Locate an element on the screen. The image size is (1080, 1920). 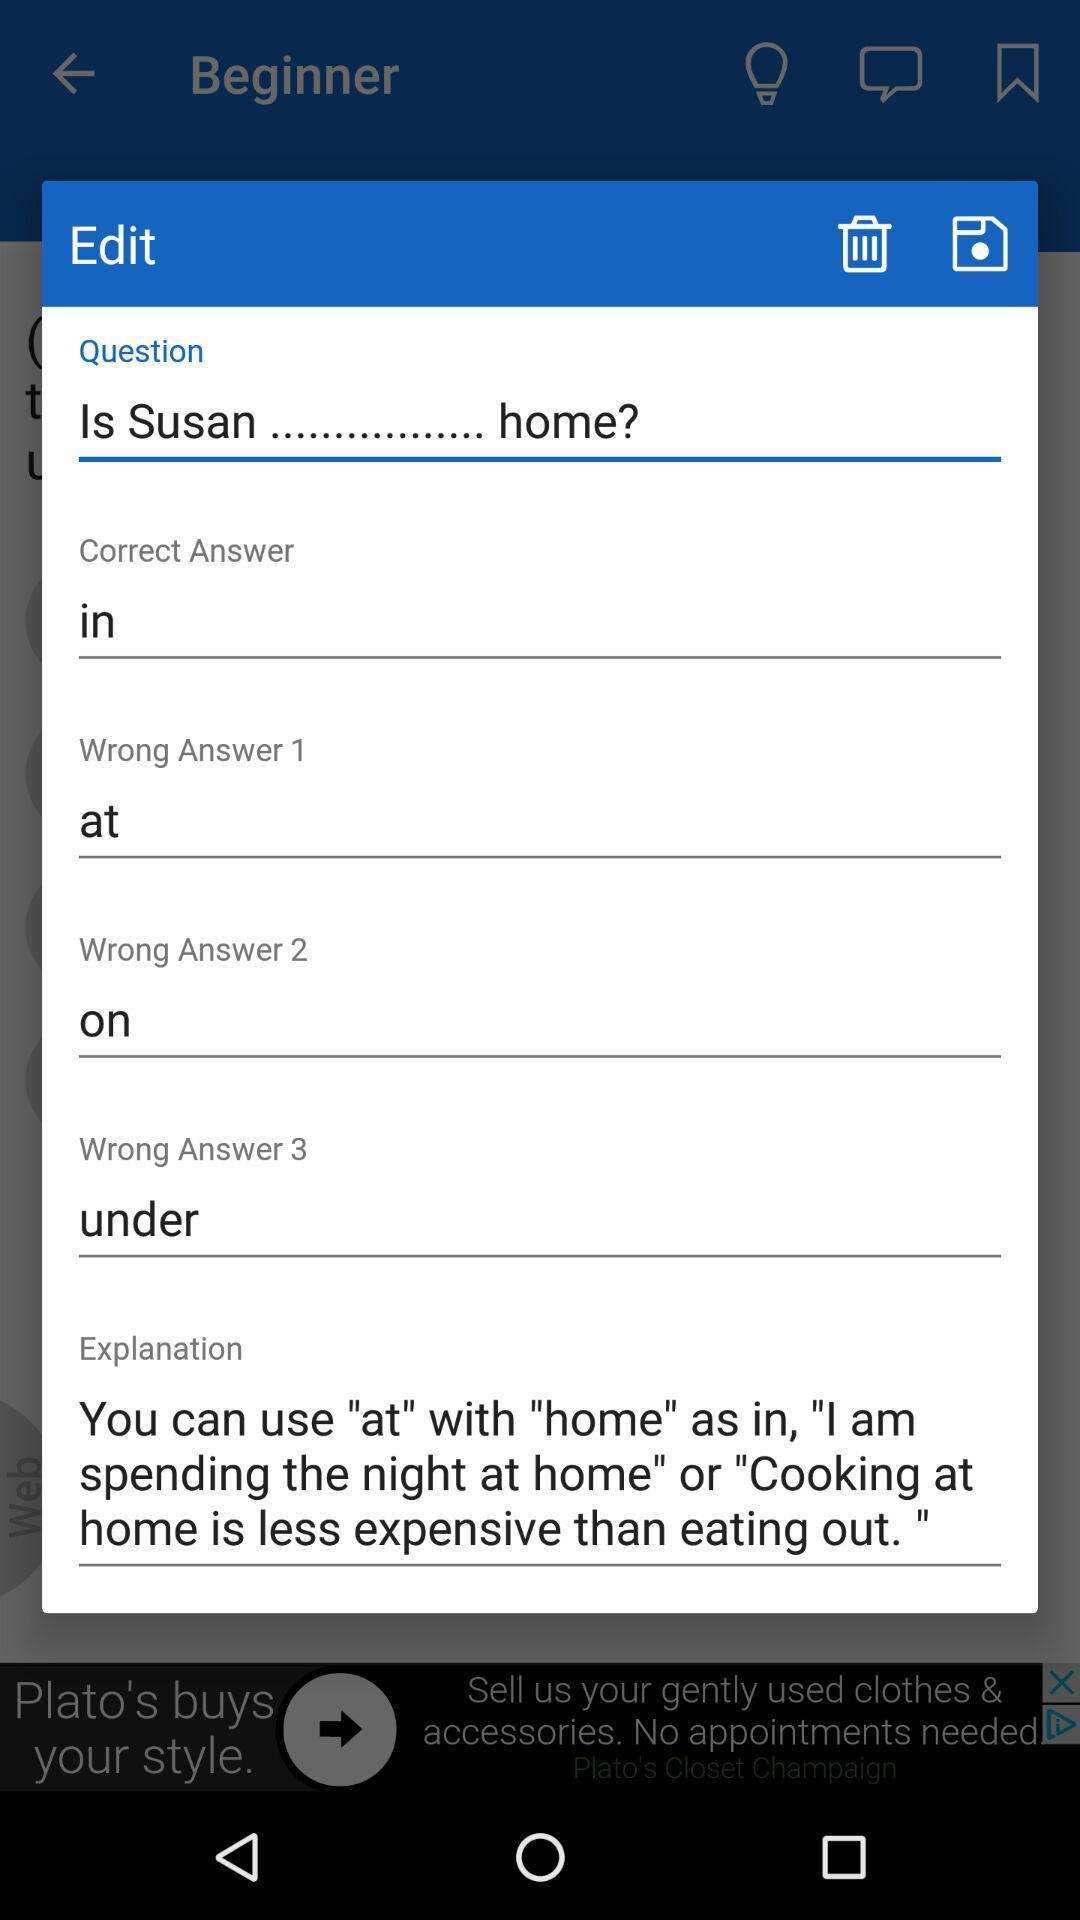
the under icon is located at coordinates (540, 1217).